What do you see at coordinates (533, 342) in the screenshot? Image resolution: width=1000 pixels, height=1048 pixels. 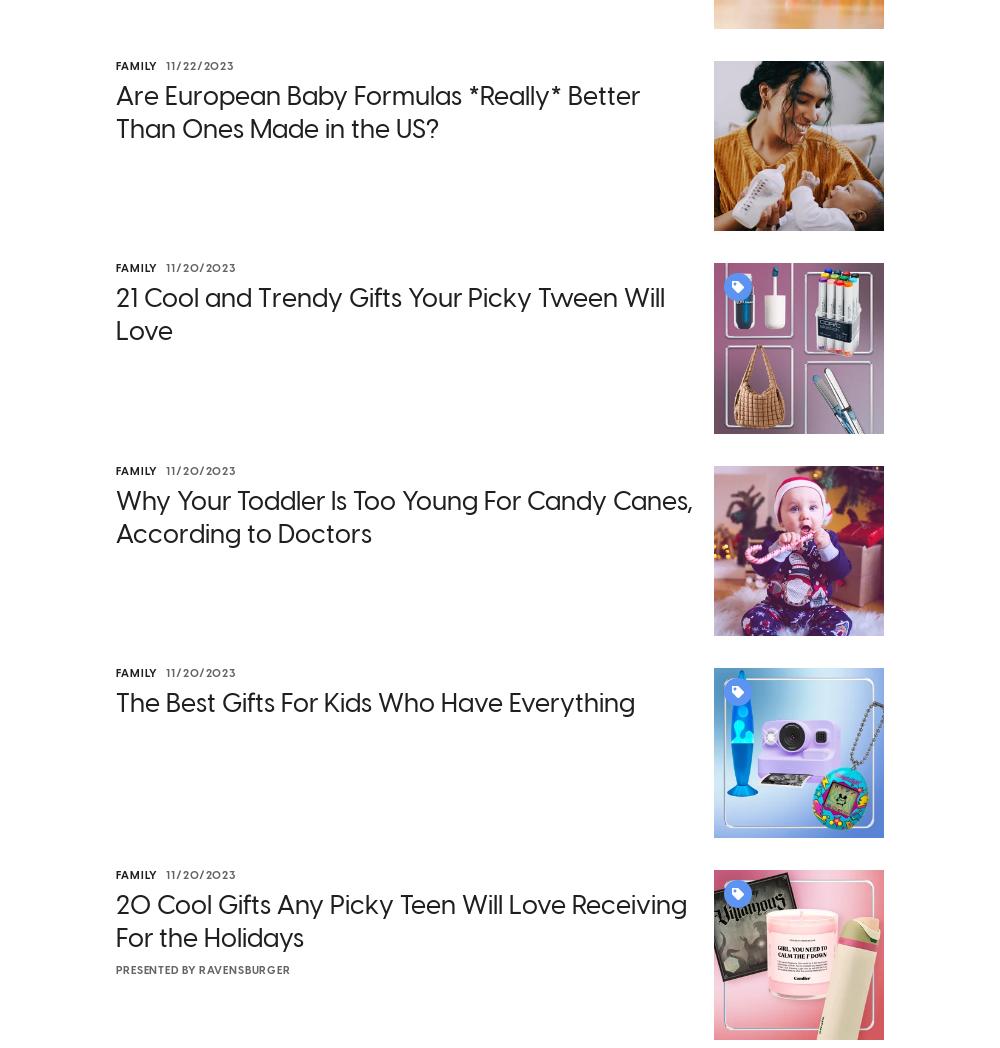 I see `'costing more than tuition at San Diego State University'` at bounding box center [533, 342].